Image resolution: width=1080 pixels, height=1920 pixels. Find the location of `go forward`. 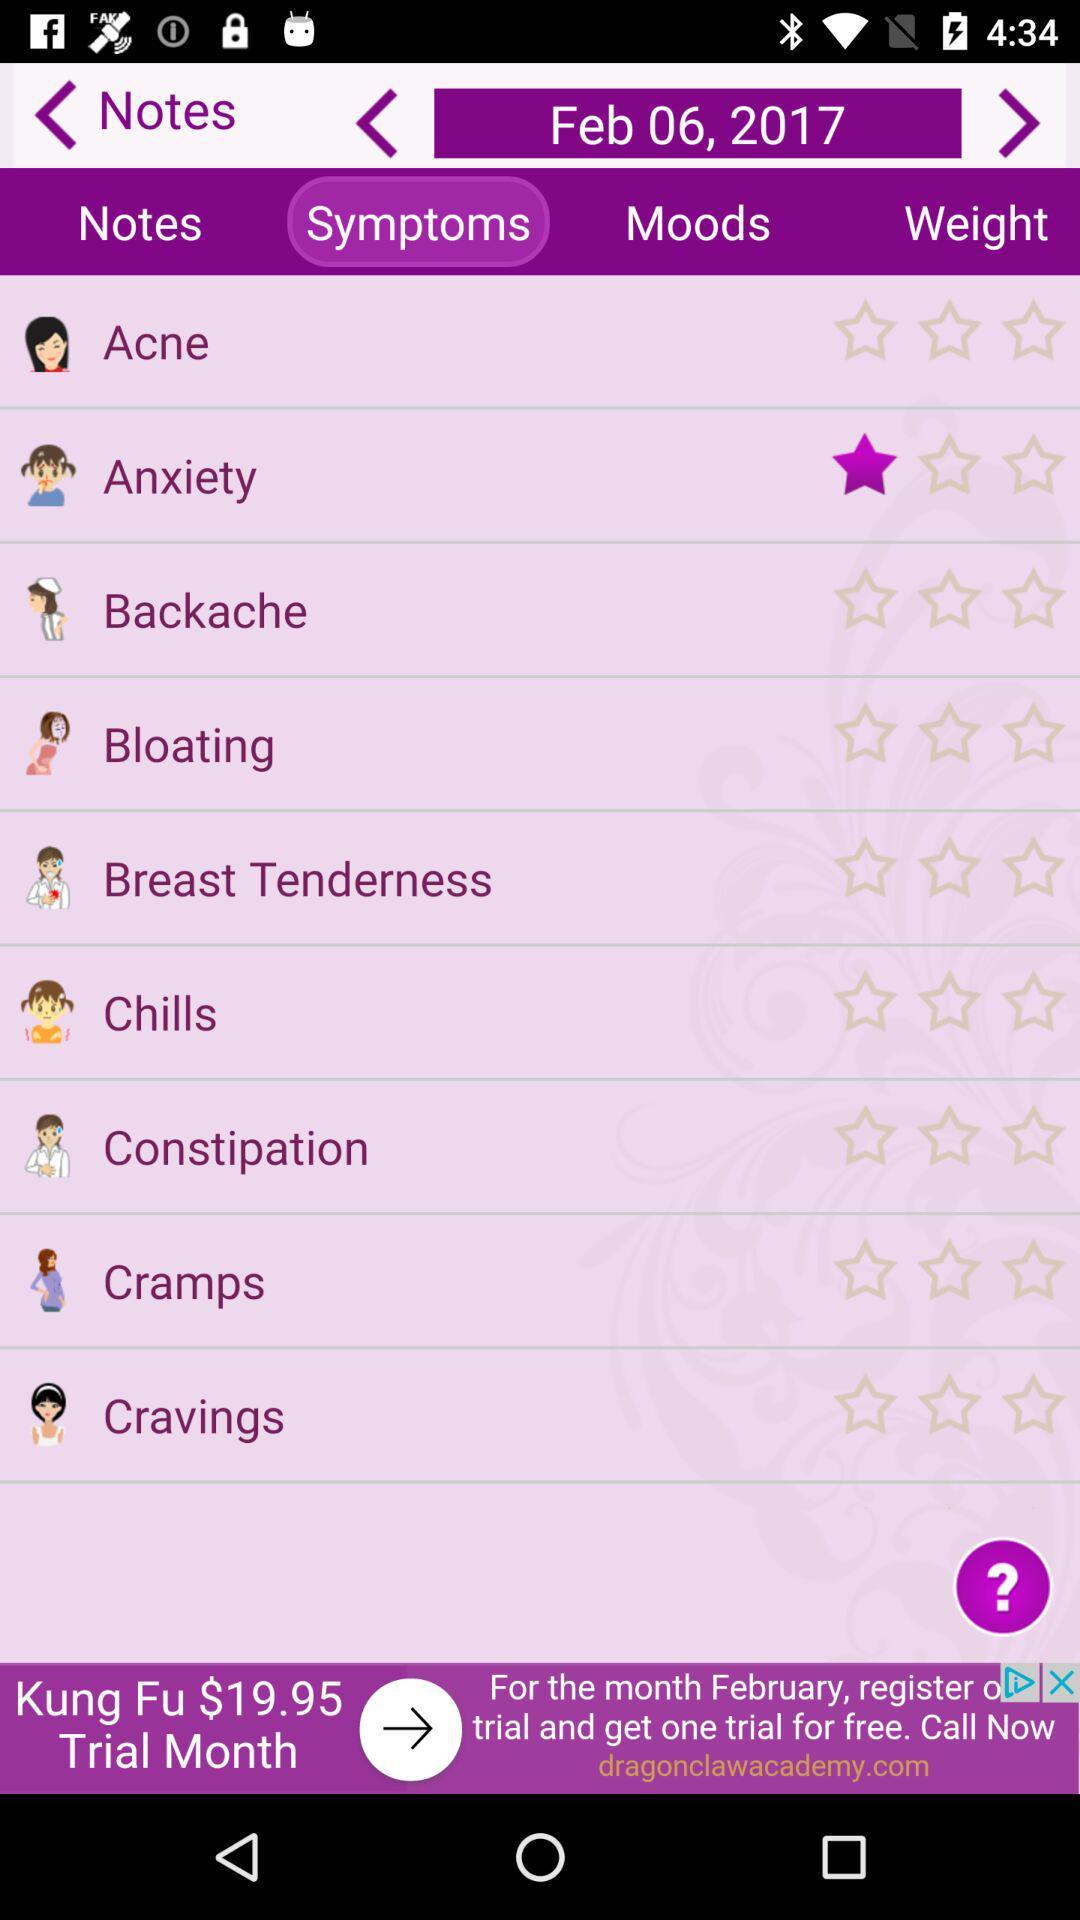

go forward is located at coordinates (1019, 122).